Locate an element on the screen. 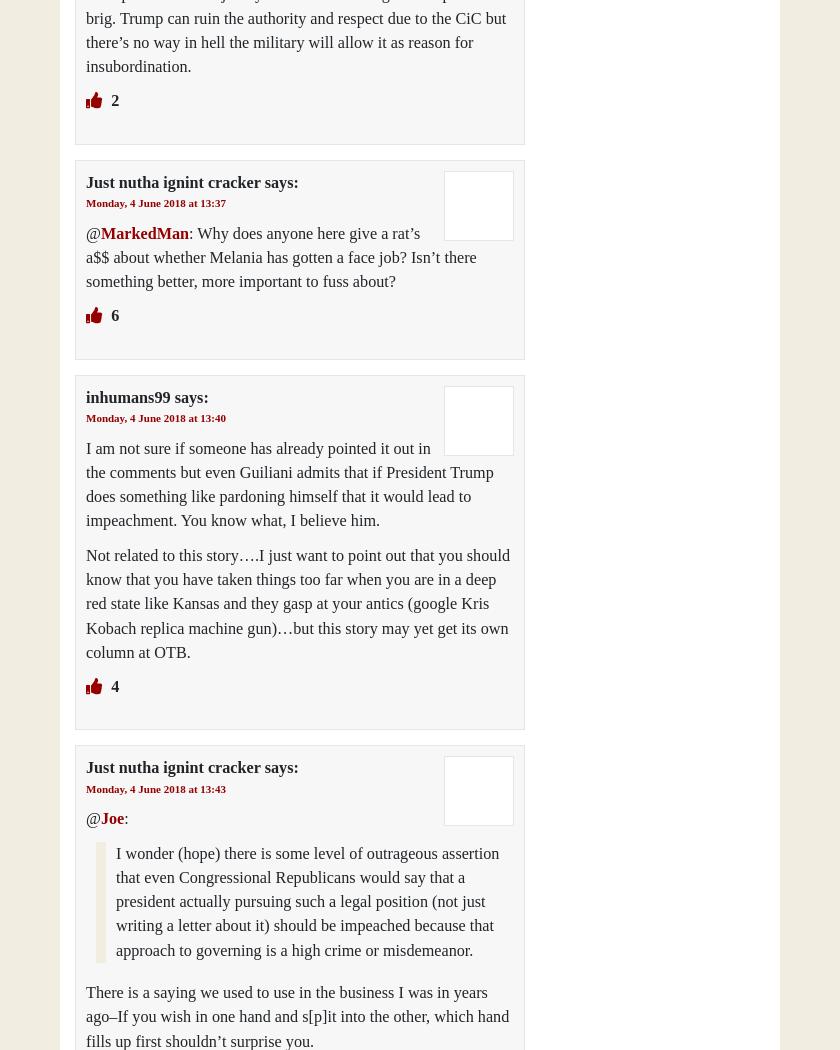 The width and height of the screenshot is (840, 1050). 'MarkedMan' is located at coordinates (144, 232).